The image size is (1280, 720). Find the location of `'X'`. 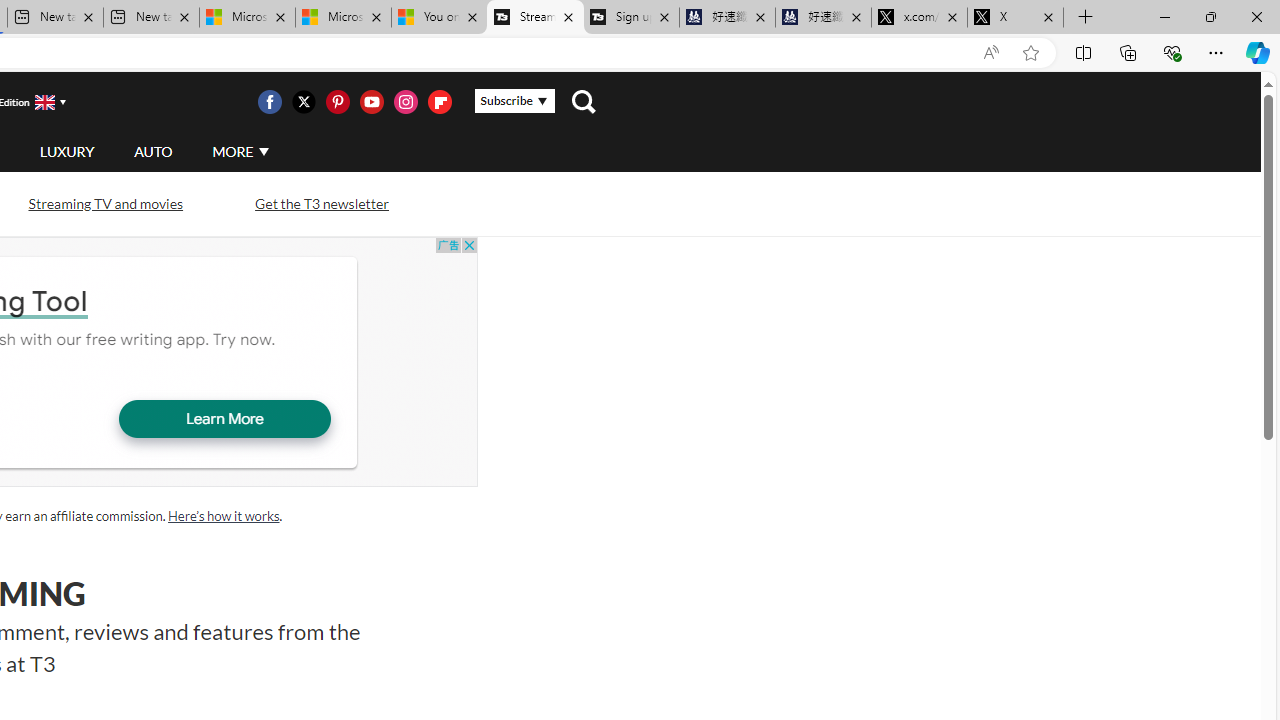

'X' is located at coordinates (1015, 17).